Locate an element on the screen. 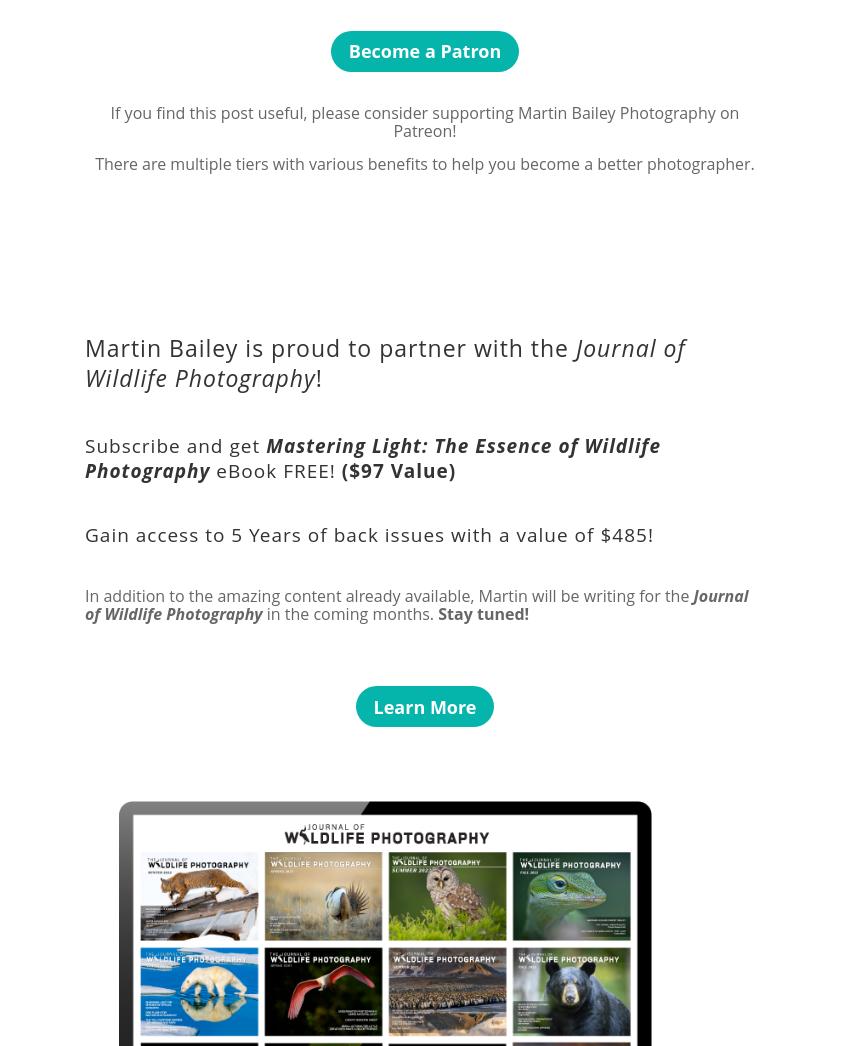 This screenshot has height=1046, width=850. '$485!' is located at coordinates (625, 534).